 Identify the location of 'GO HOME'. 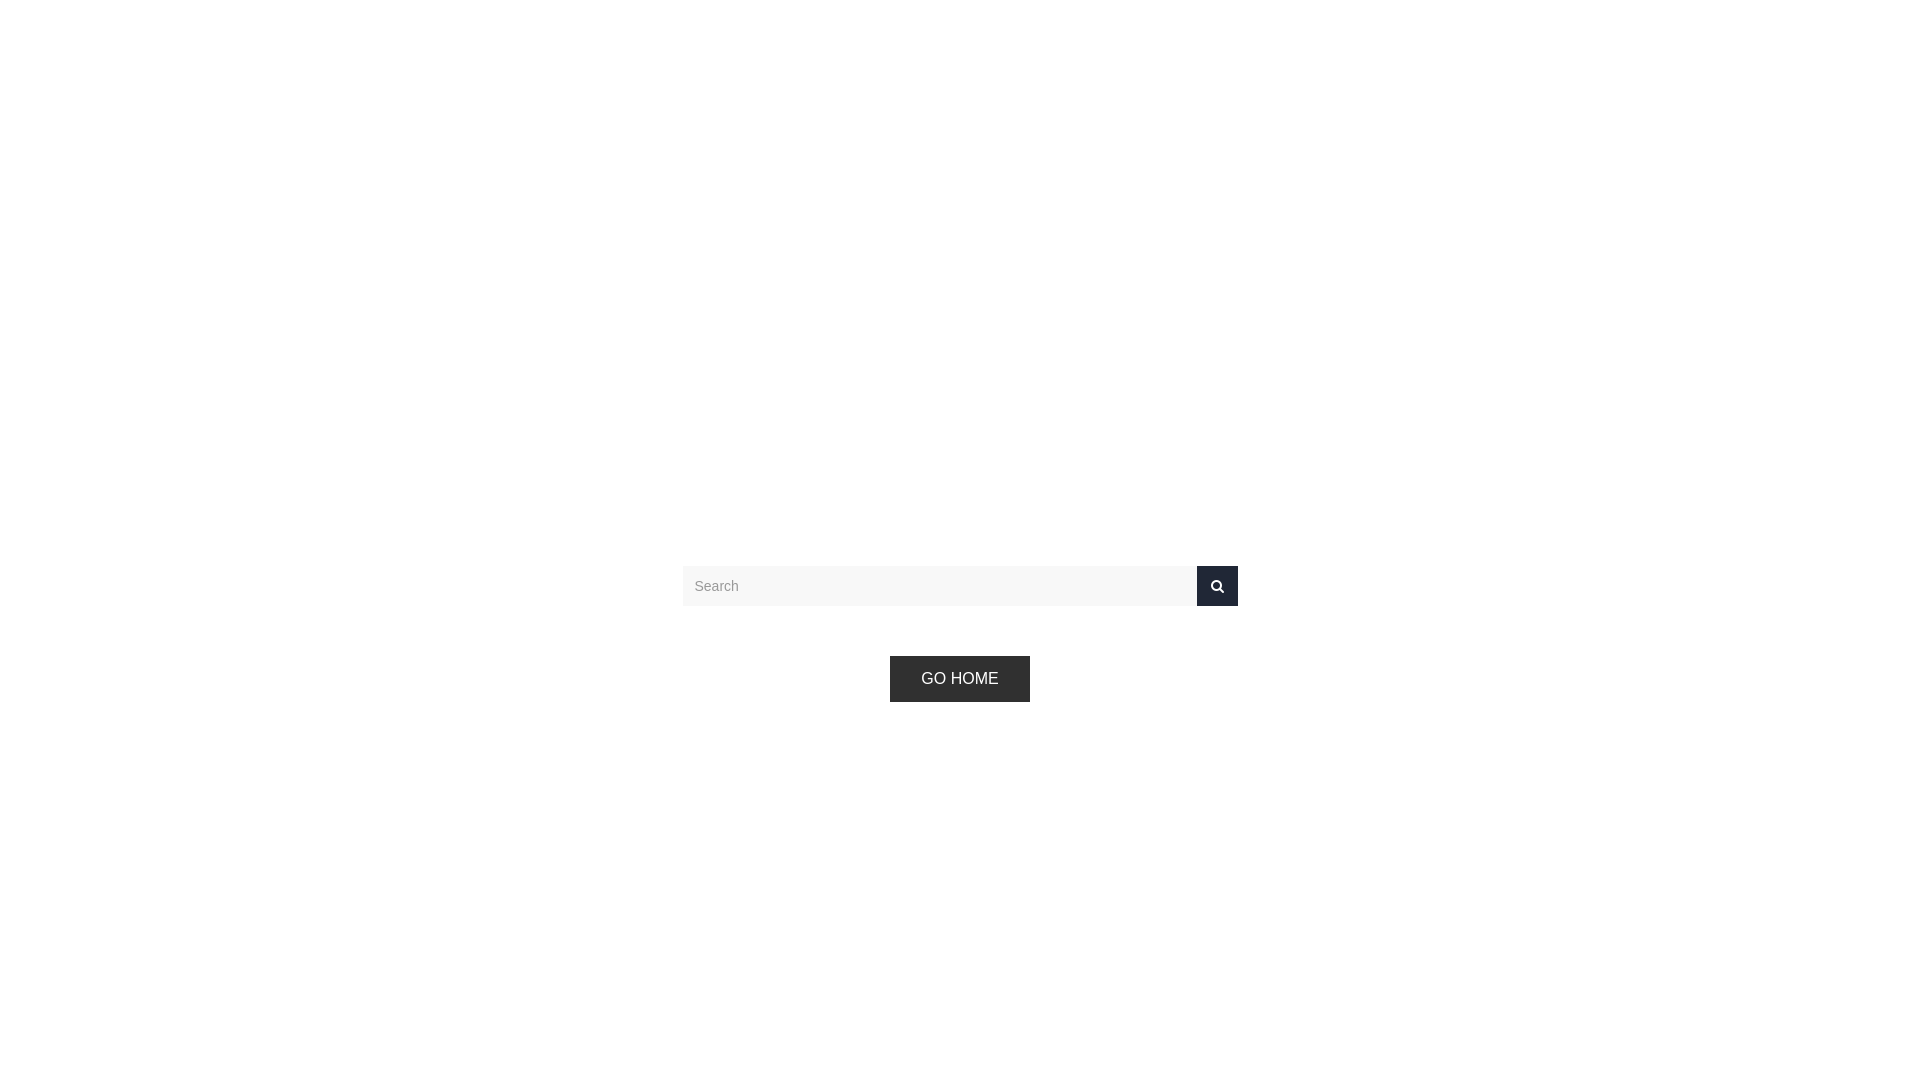
(888, 677).